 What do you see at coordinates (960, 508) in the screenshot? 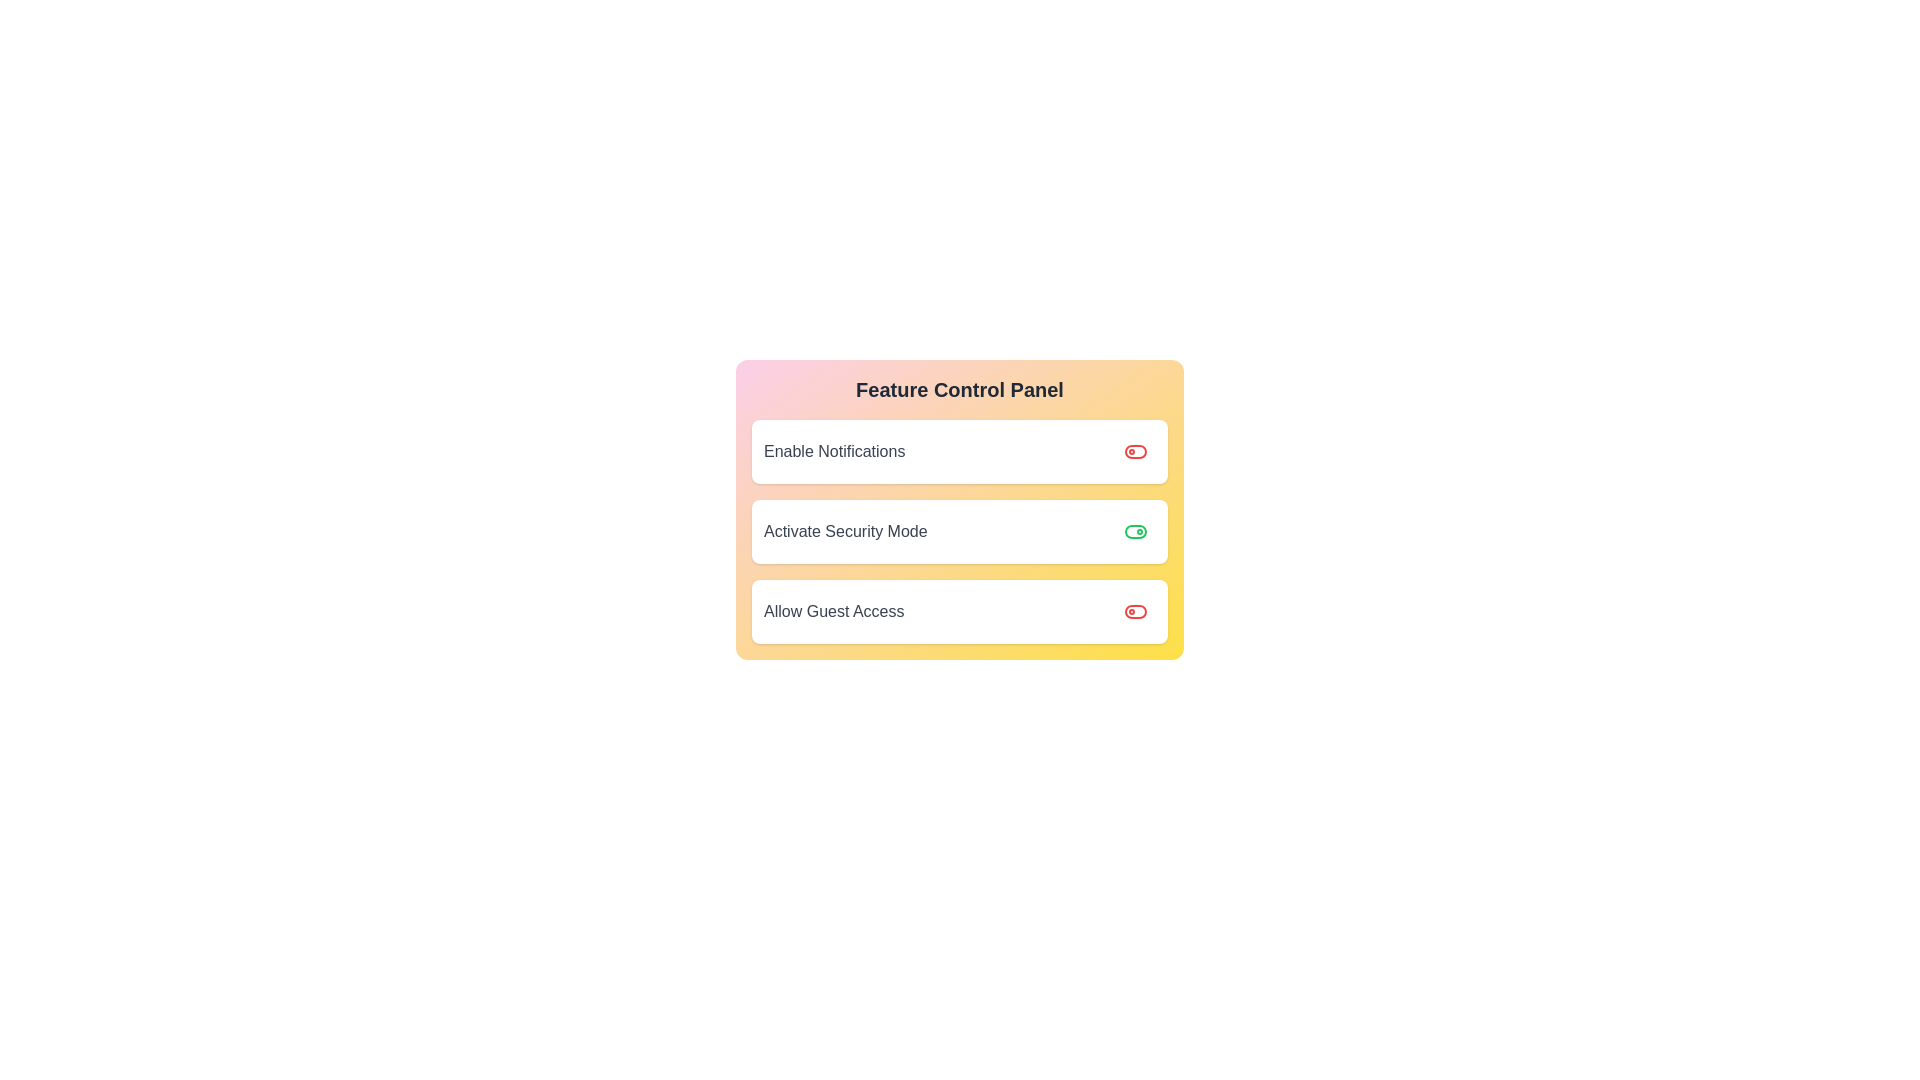
I see `the toggle switch for 'Activate Security Mode' located in the 'Feature Control Panel'` at bounding box center [960, 508].